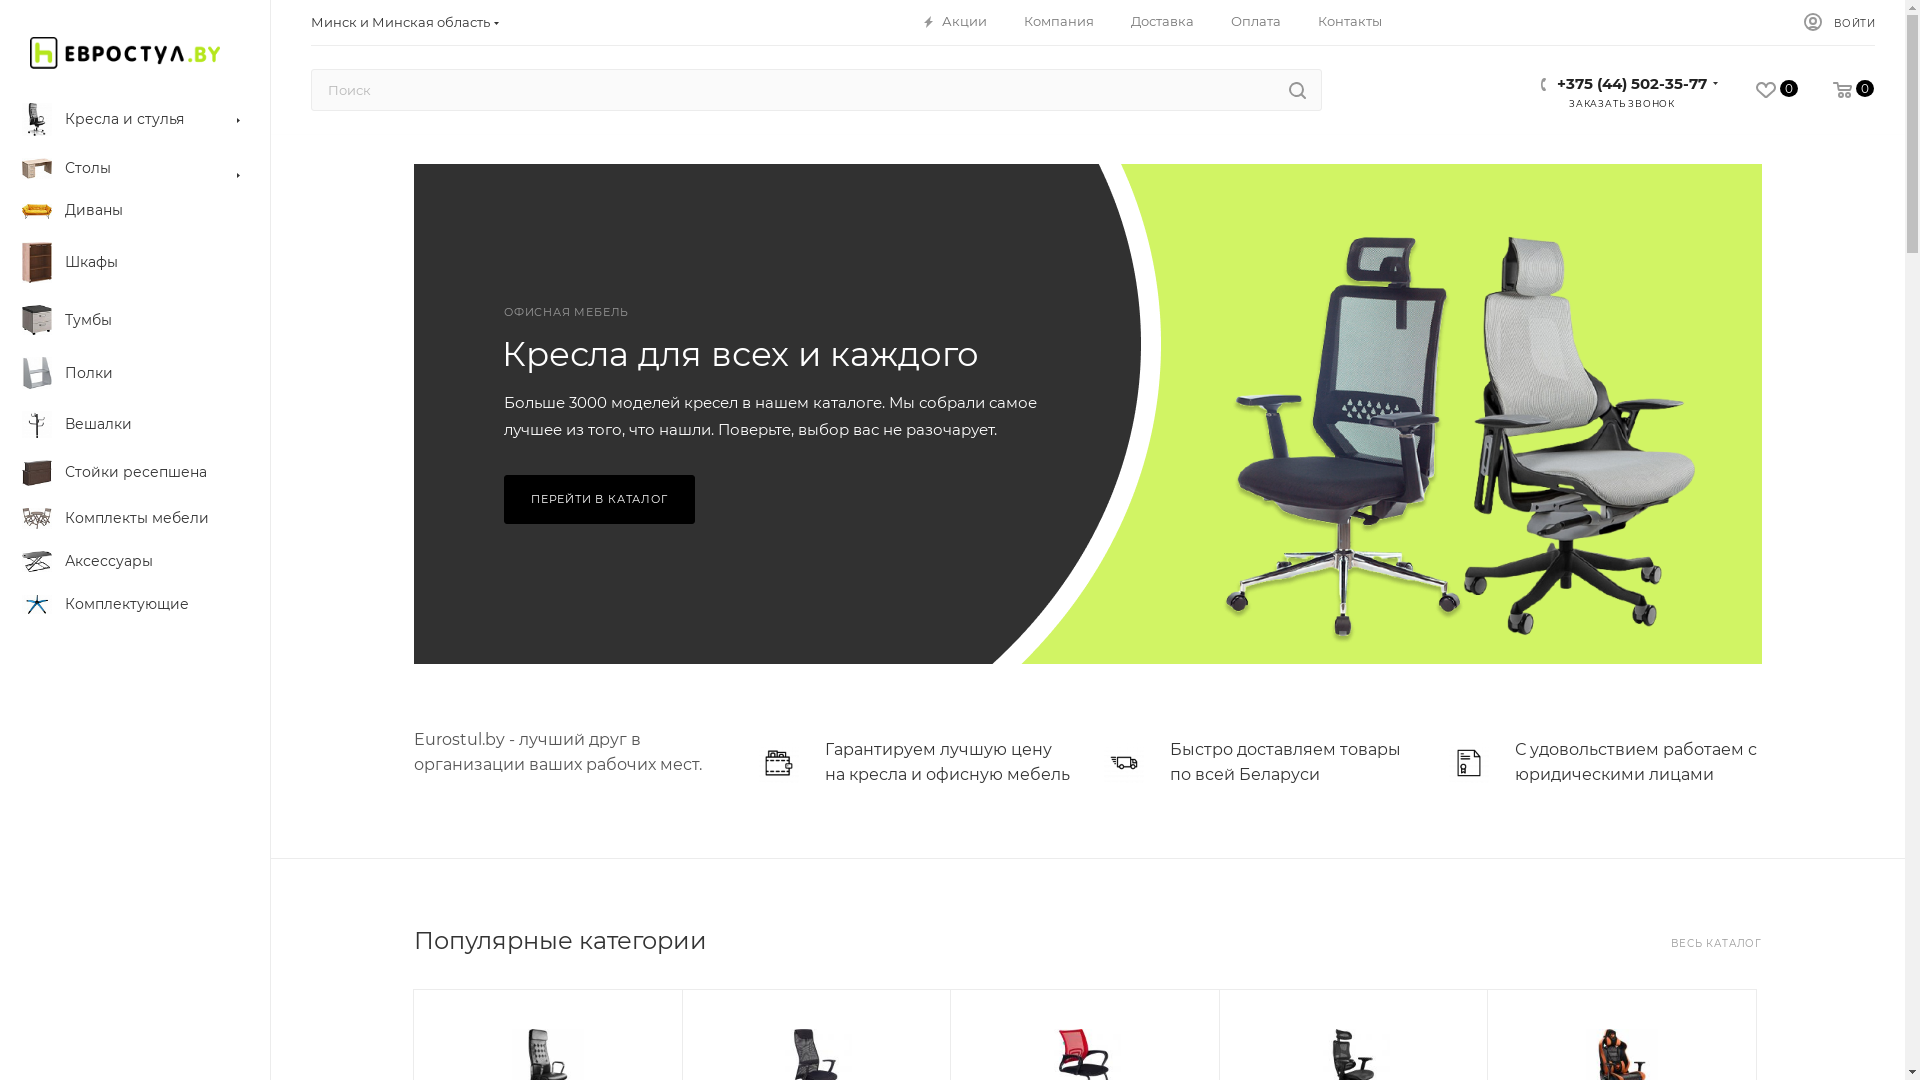 Image resolution: width=1920 pixels, height=1080 pixels. What do you see at coordinates (1798, 90) in the screenshot?
I see `'0'` at bounding box center [1798, 90].